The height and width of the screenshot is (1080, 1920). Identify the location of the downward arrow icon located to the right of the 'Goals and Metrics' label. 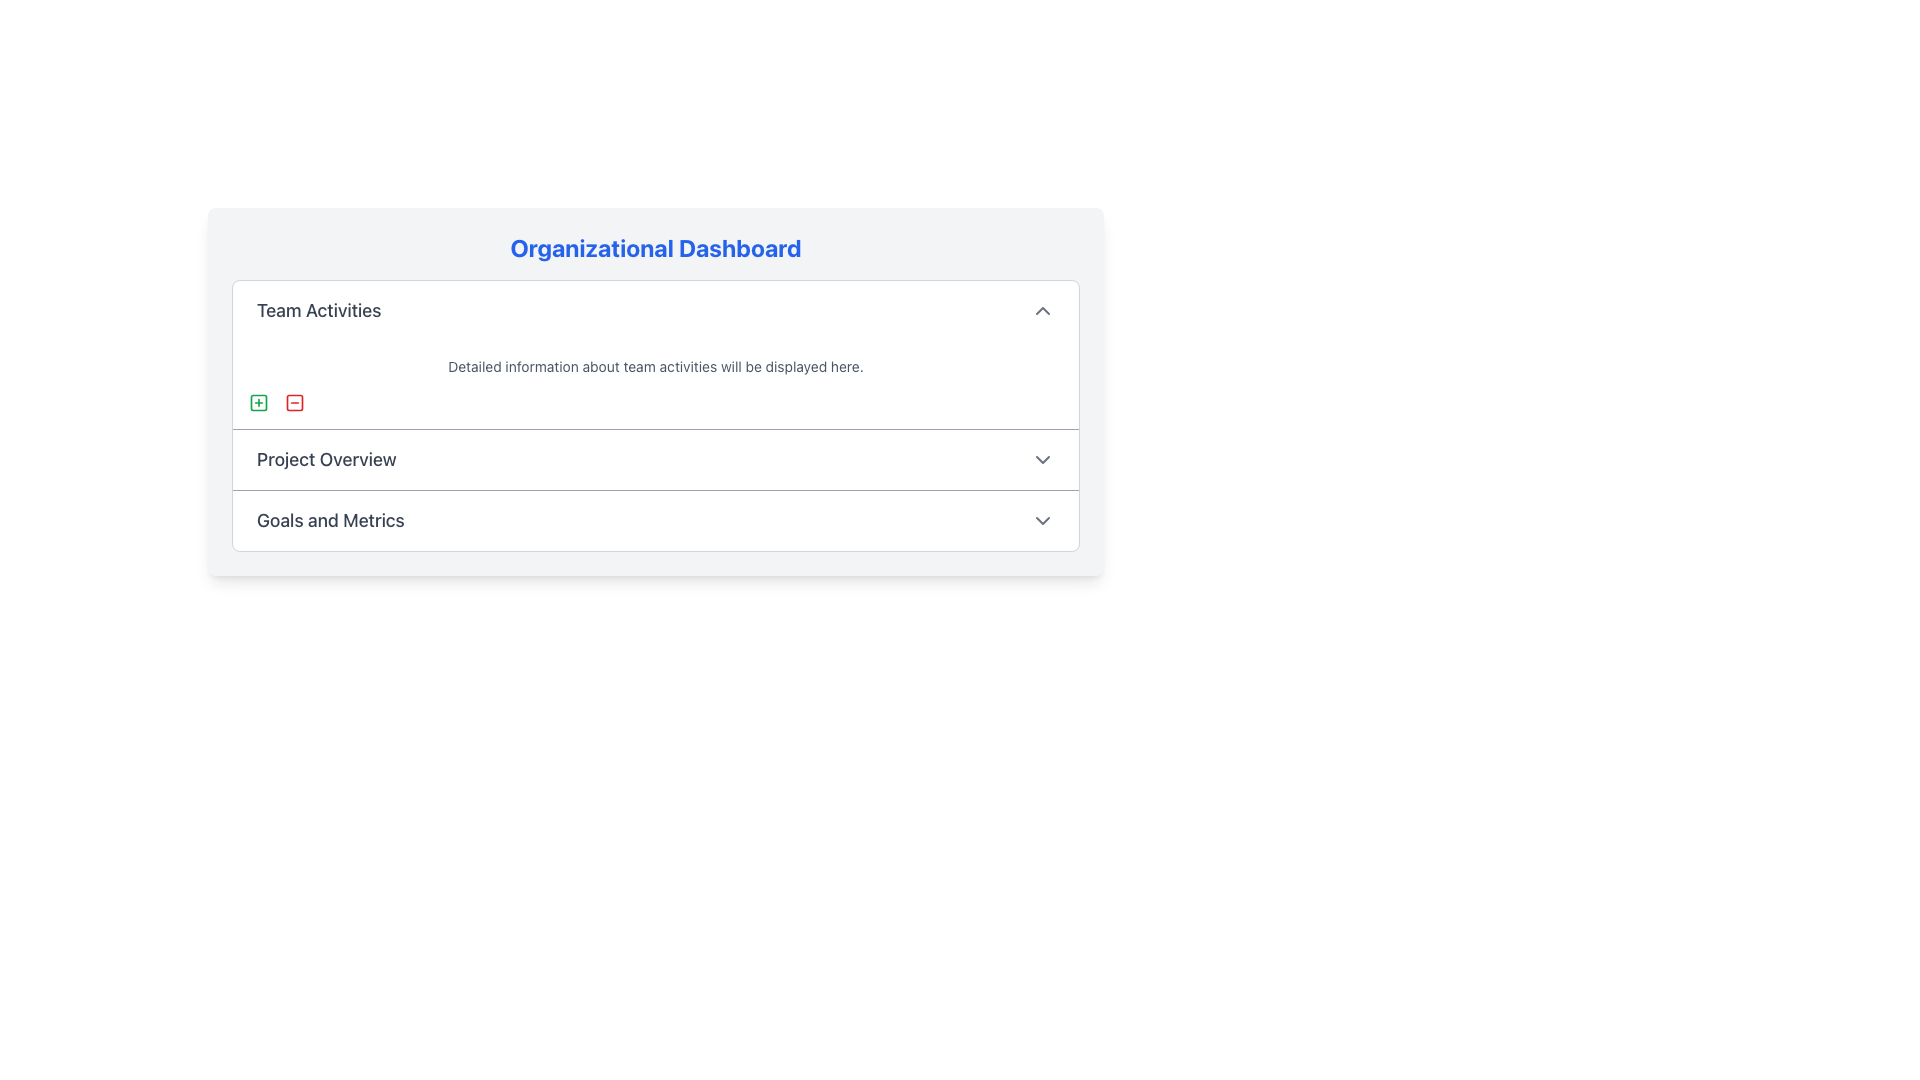
(1041, 519).